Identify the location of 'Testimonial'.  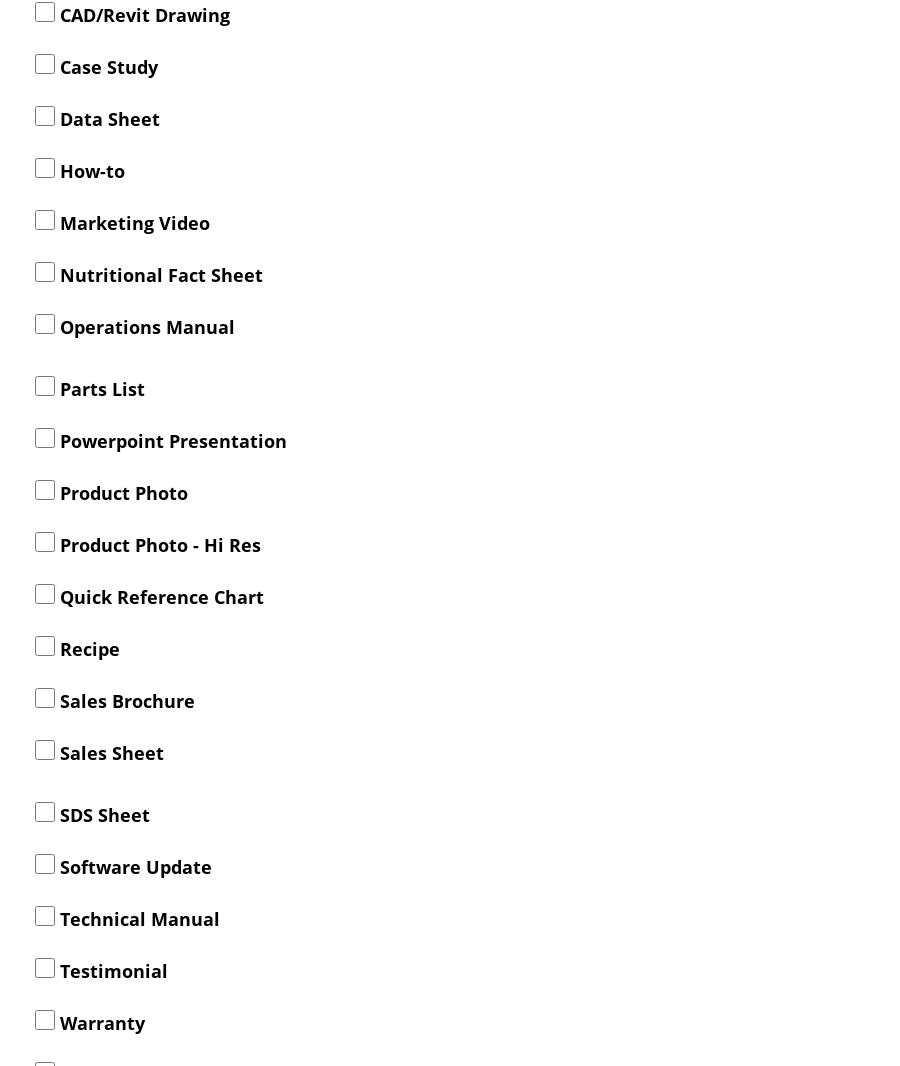
(110, 969).